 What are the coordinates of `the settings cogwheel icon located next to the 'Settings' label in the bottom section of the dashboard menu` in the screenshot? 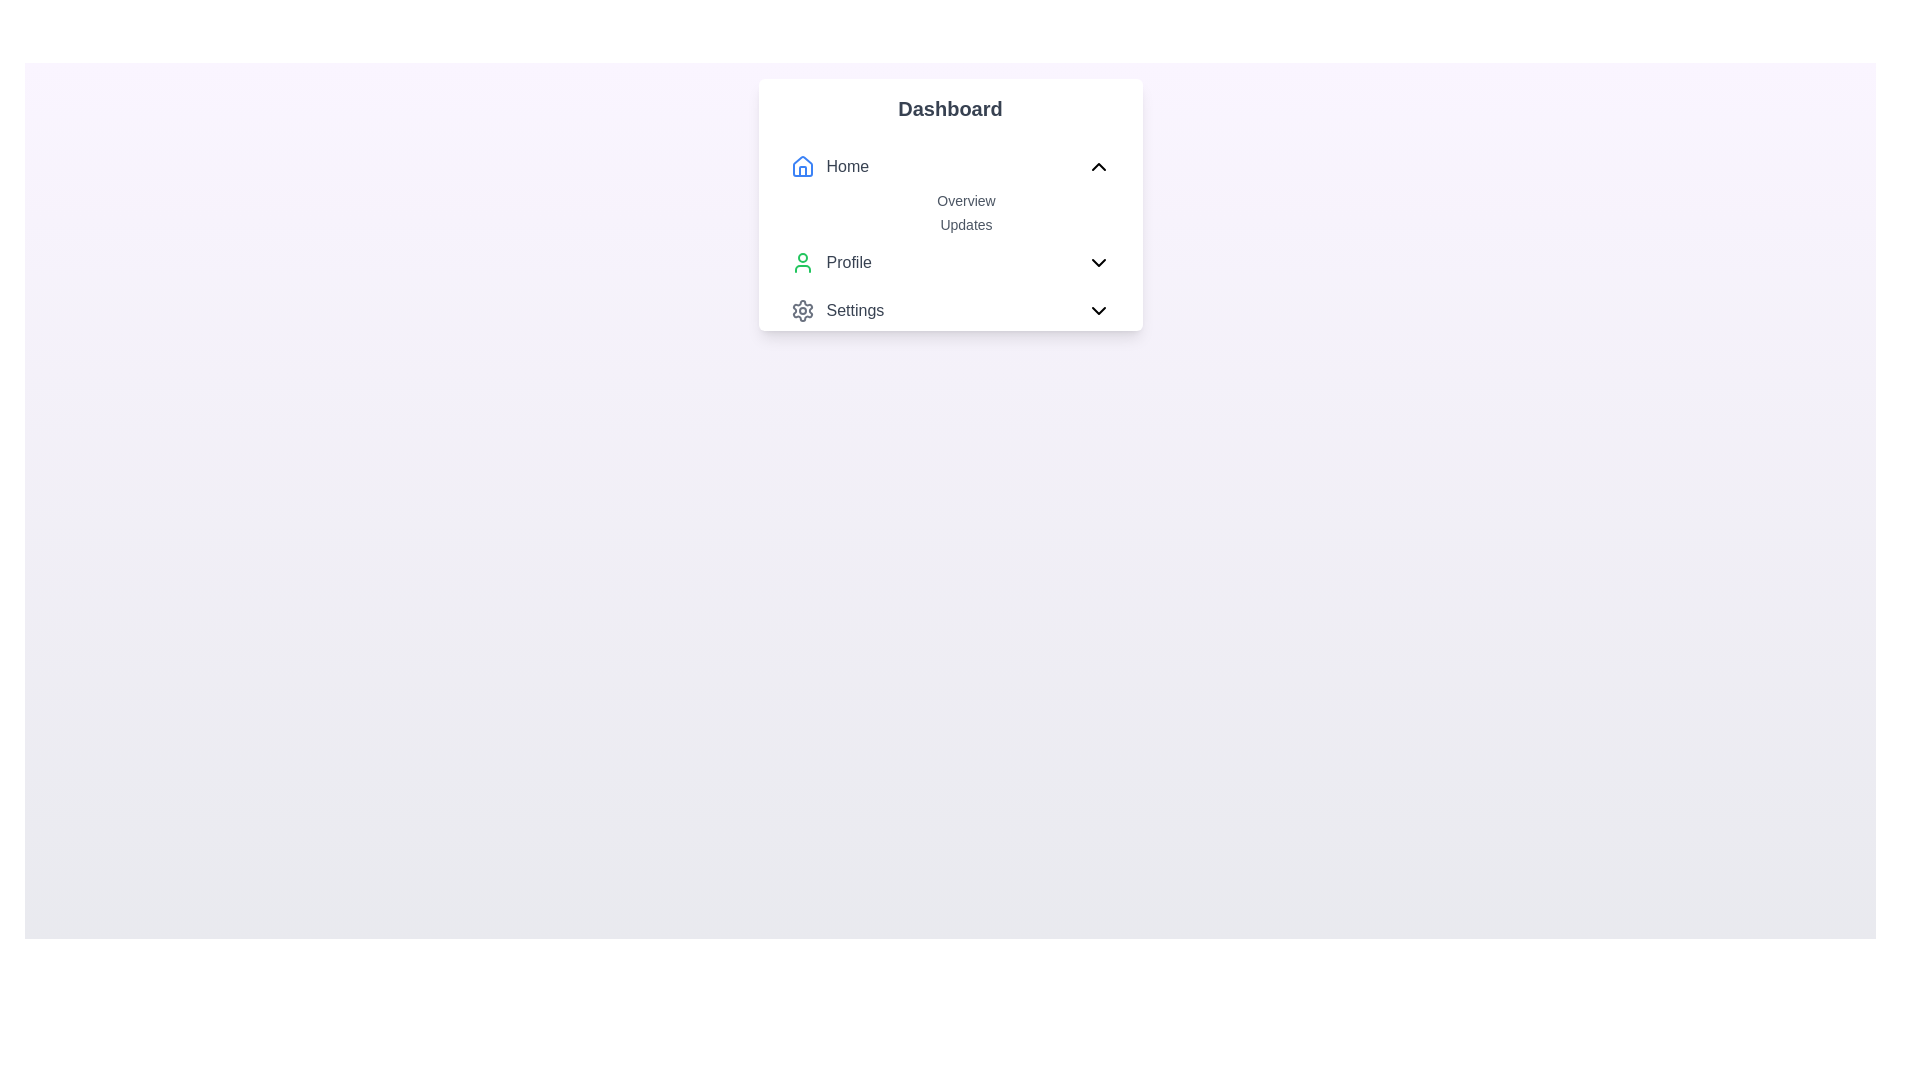 It's located at (802, 311).